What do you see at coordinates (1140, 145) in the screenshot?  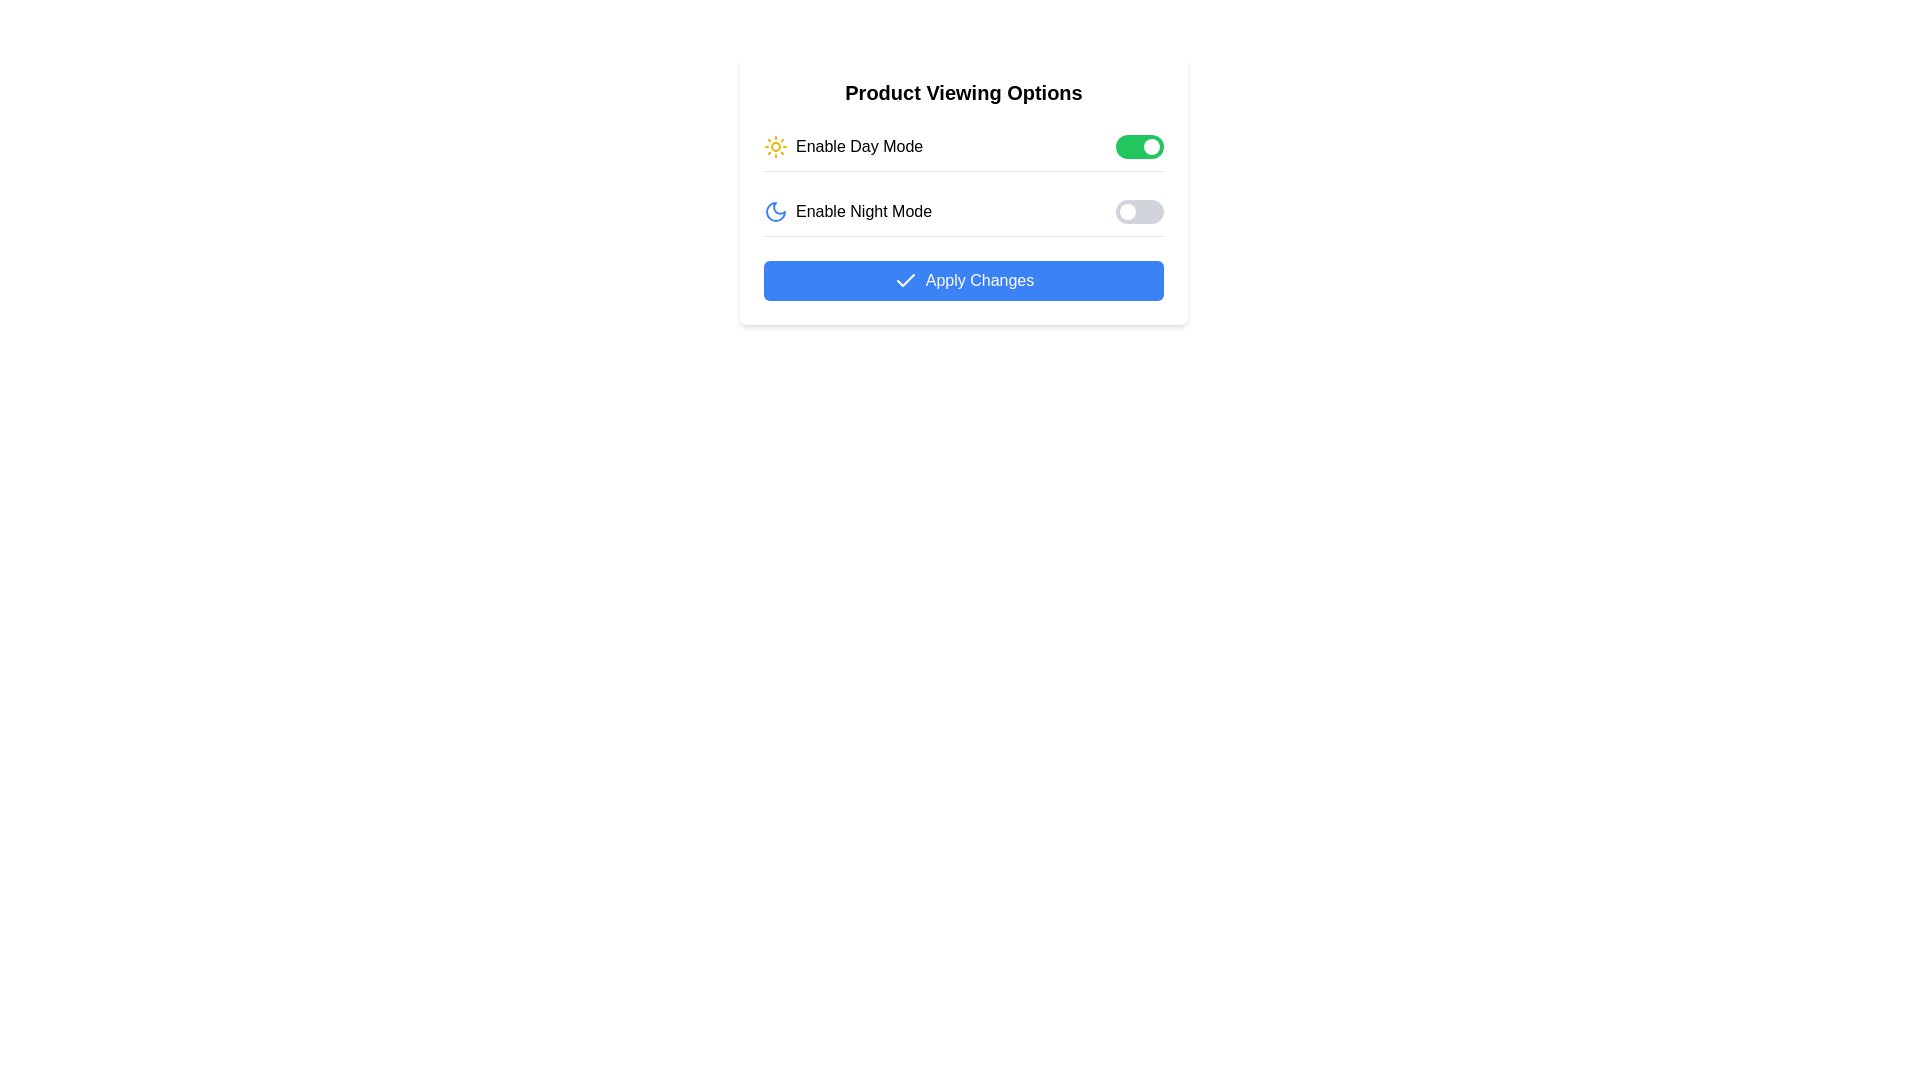 I see `the toggle switch located to the right of the 'Enable Day Mode' label in the 'Product Viewing Options' section to change its state` at bounding box center [1140, 145].